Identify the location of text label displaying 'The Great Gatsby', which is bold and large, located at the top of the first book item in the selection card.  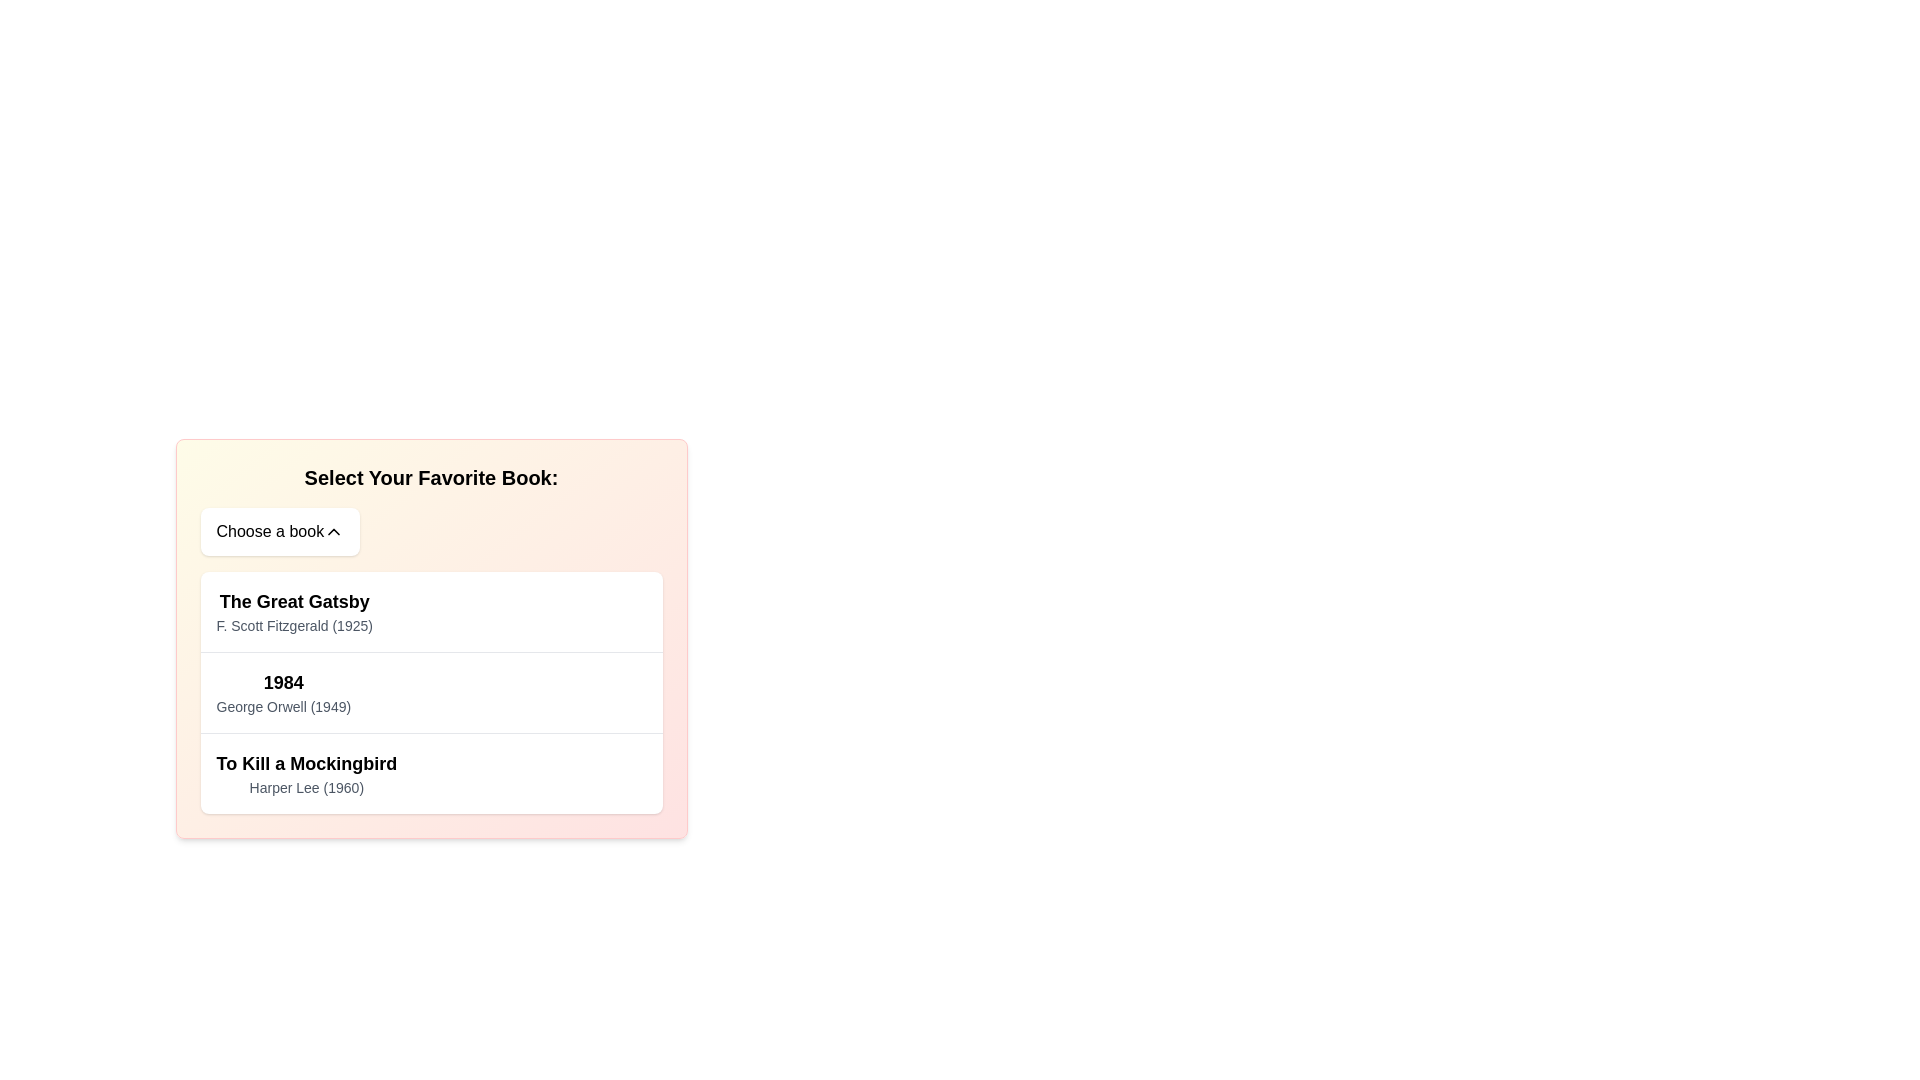
(293, 600).